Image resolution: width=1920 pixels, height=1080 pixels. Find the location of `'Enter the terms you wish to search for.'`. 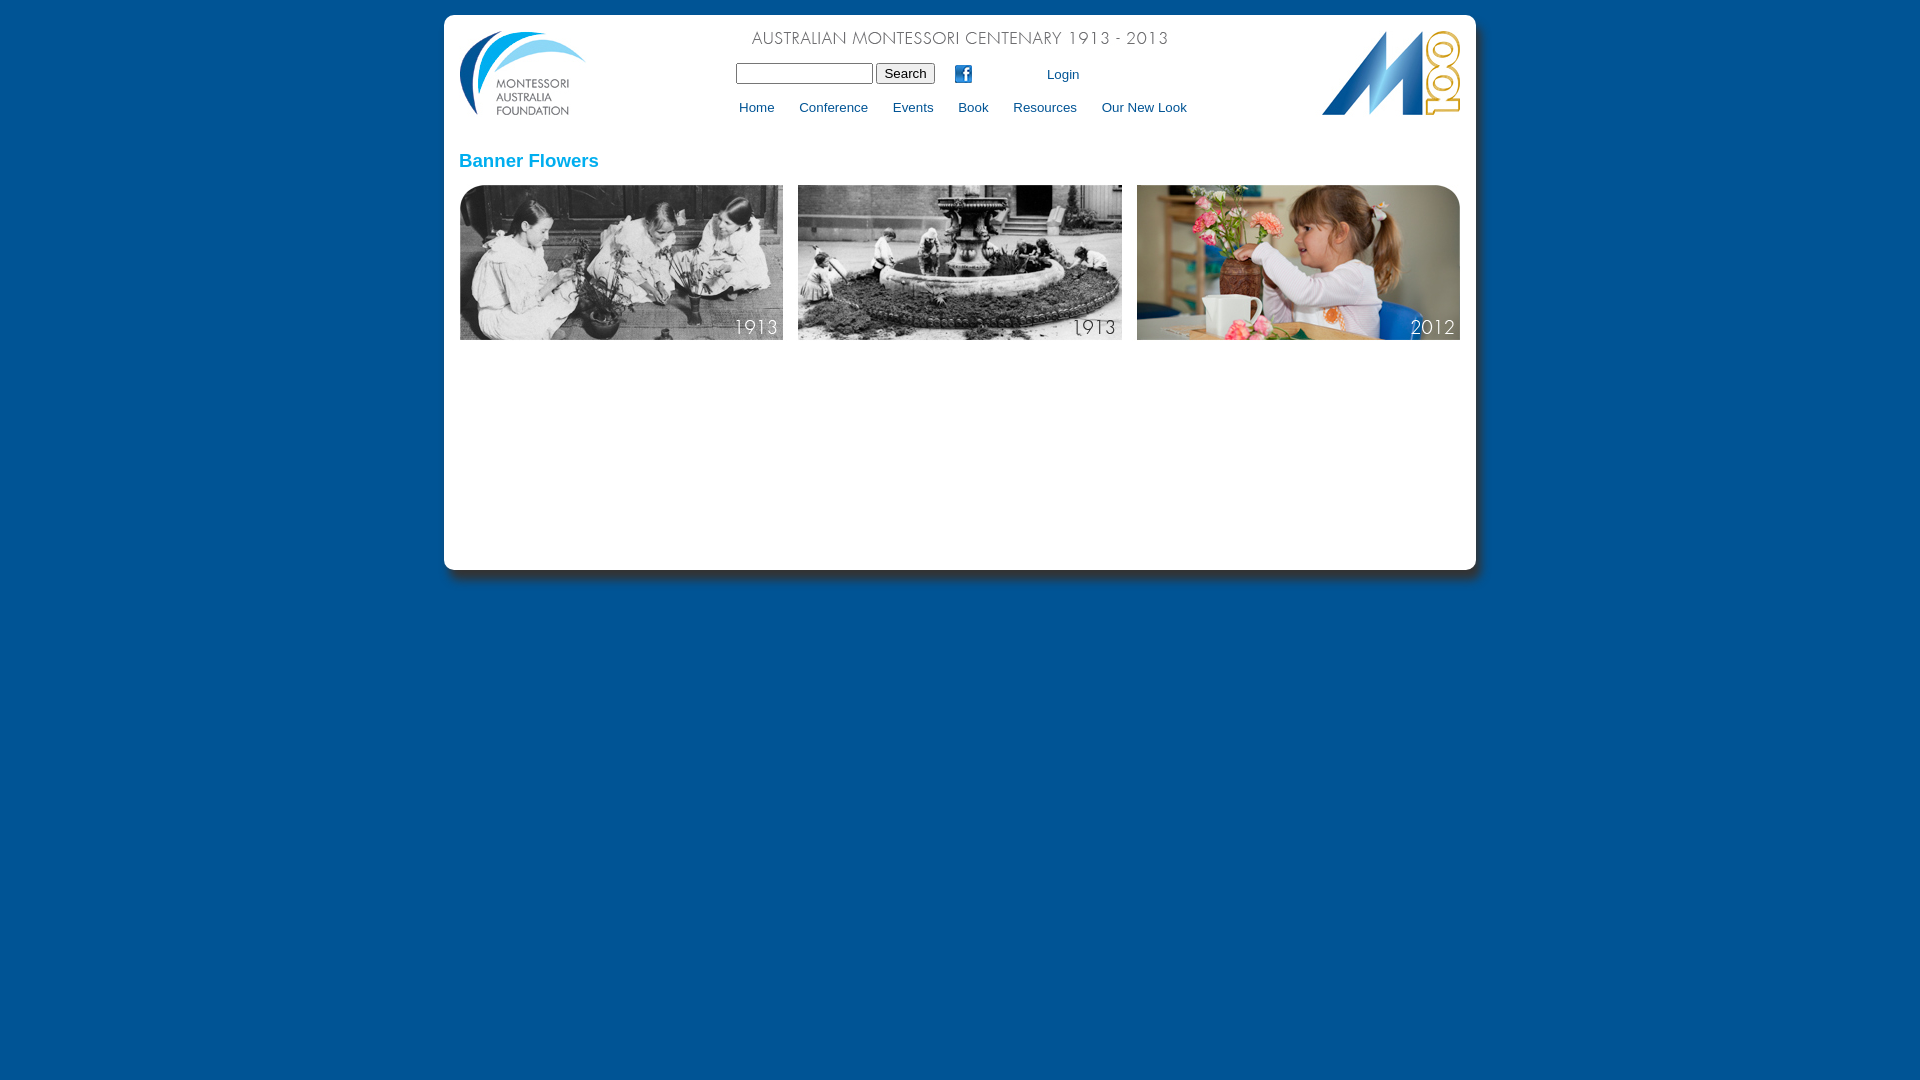

'Enter the terms you wish to search for.' is located at coordinates (804, 72).